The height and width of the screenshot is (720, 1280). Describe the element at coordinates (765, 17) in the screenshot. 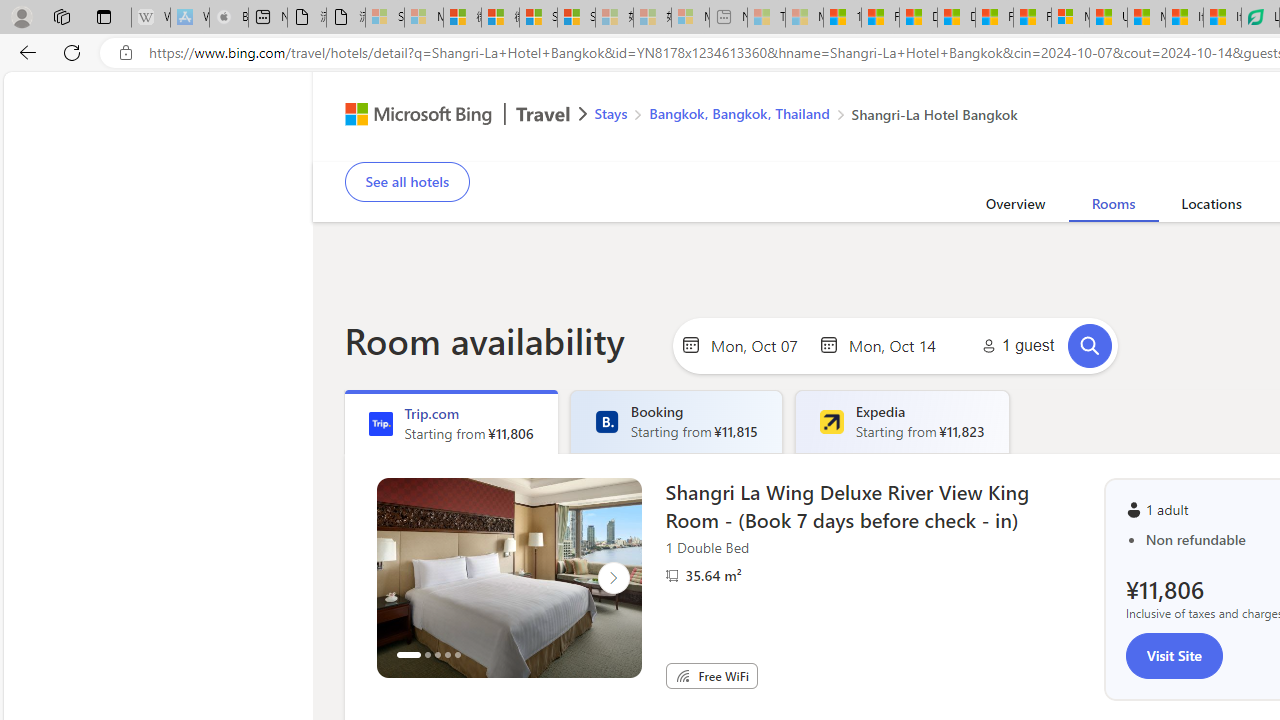

I see `'Top Stories - MSN - Sleeping'` at that location.